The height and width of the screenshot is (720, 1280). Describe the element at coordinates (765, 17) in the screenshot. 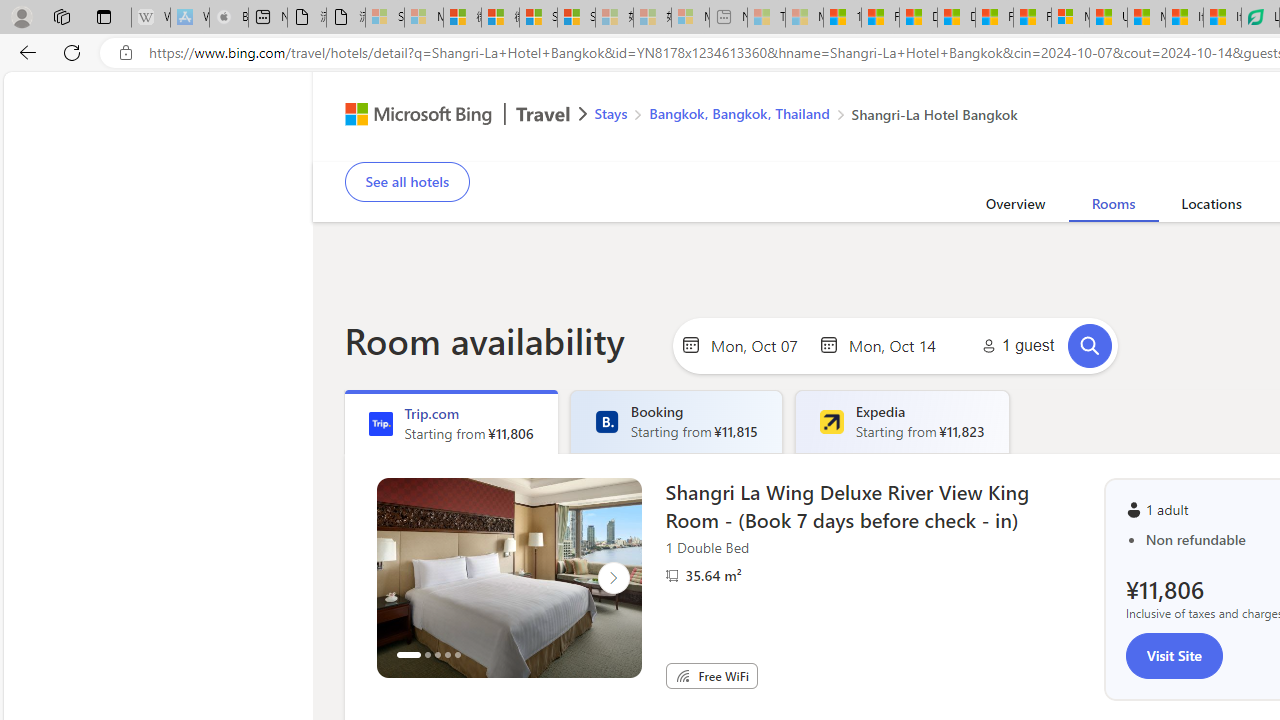

I see `'Top Stories - MSN - Sleeping'` at that location.